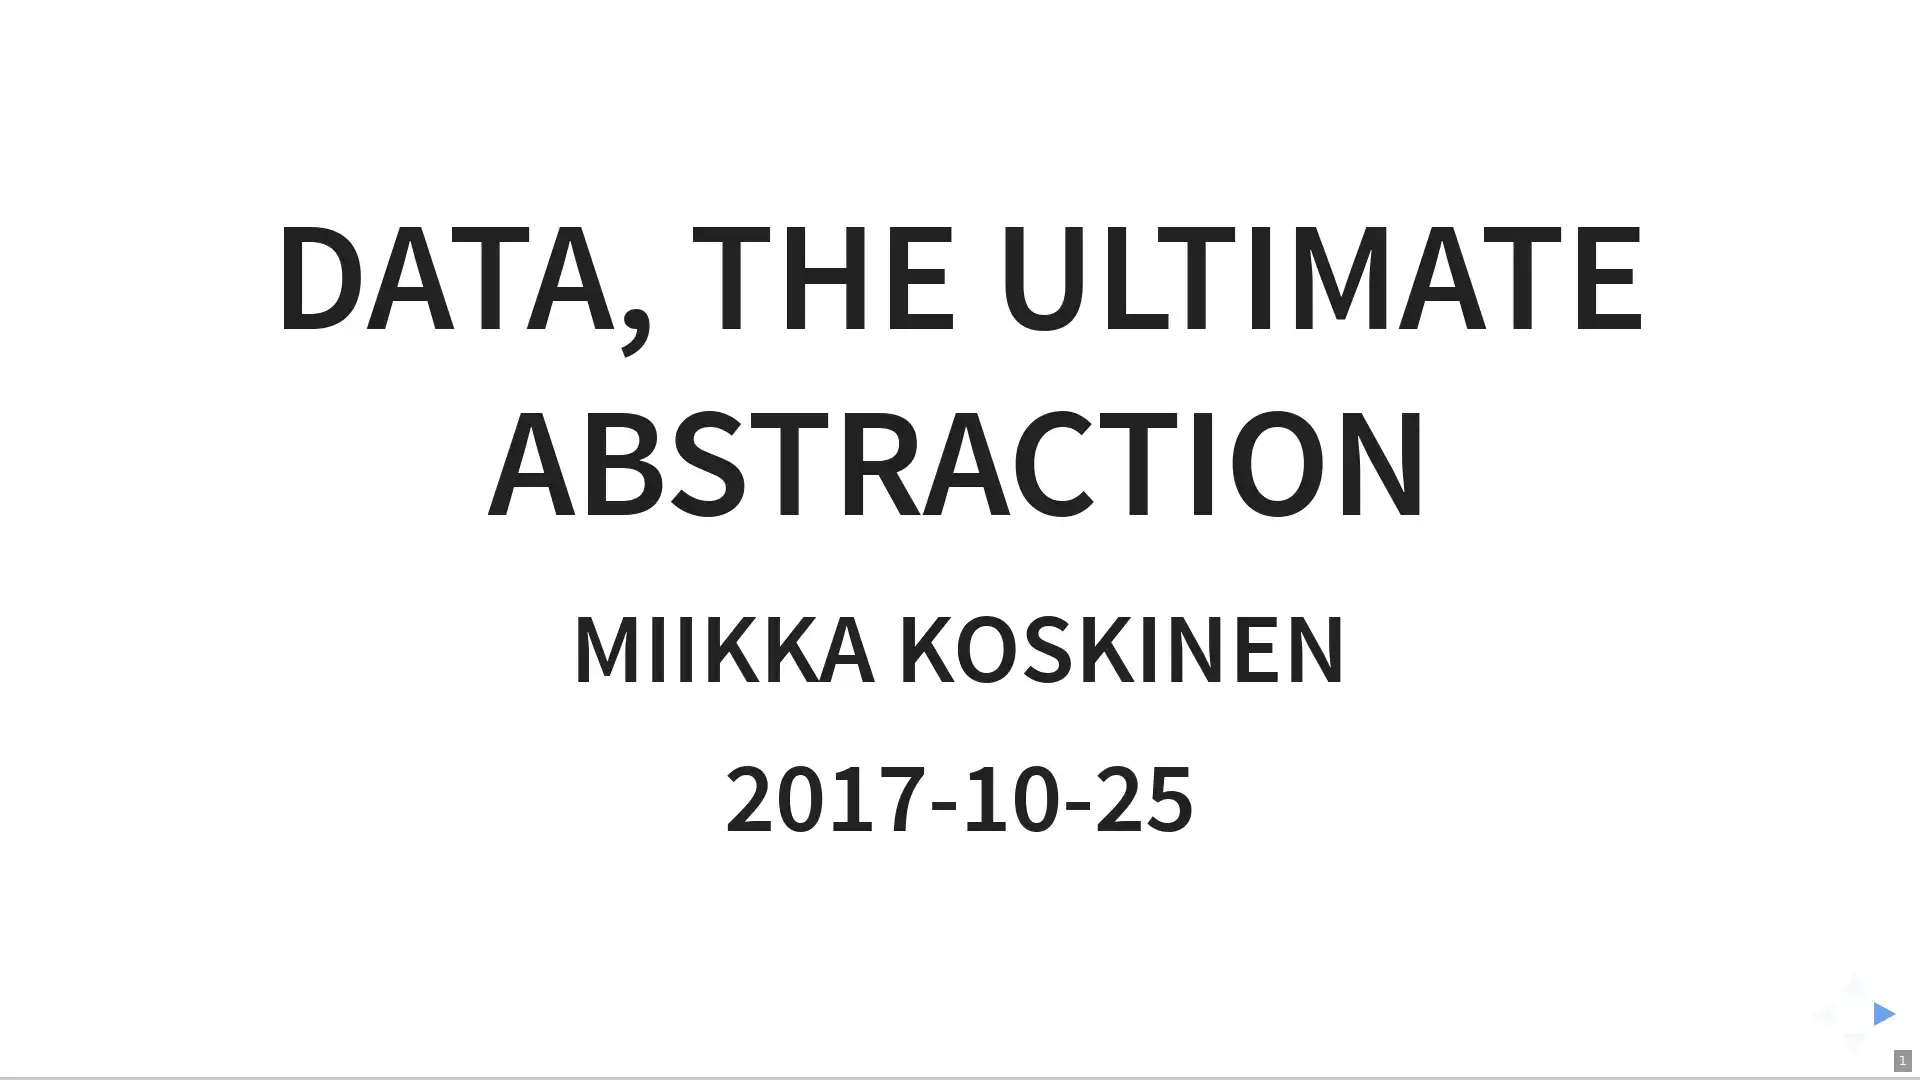  What do you see at coordinates (1852, 1049) in the screenshot?
I see `below slide` at bounding box center [1852, 1049].